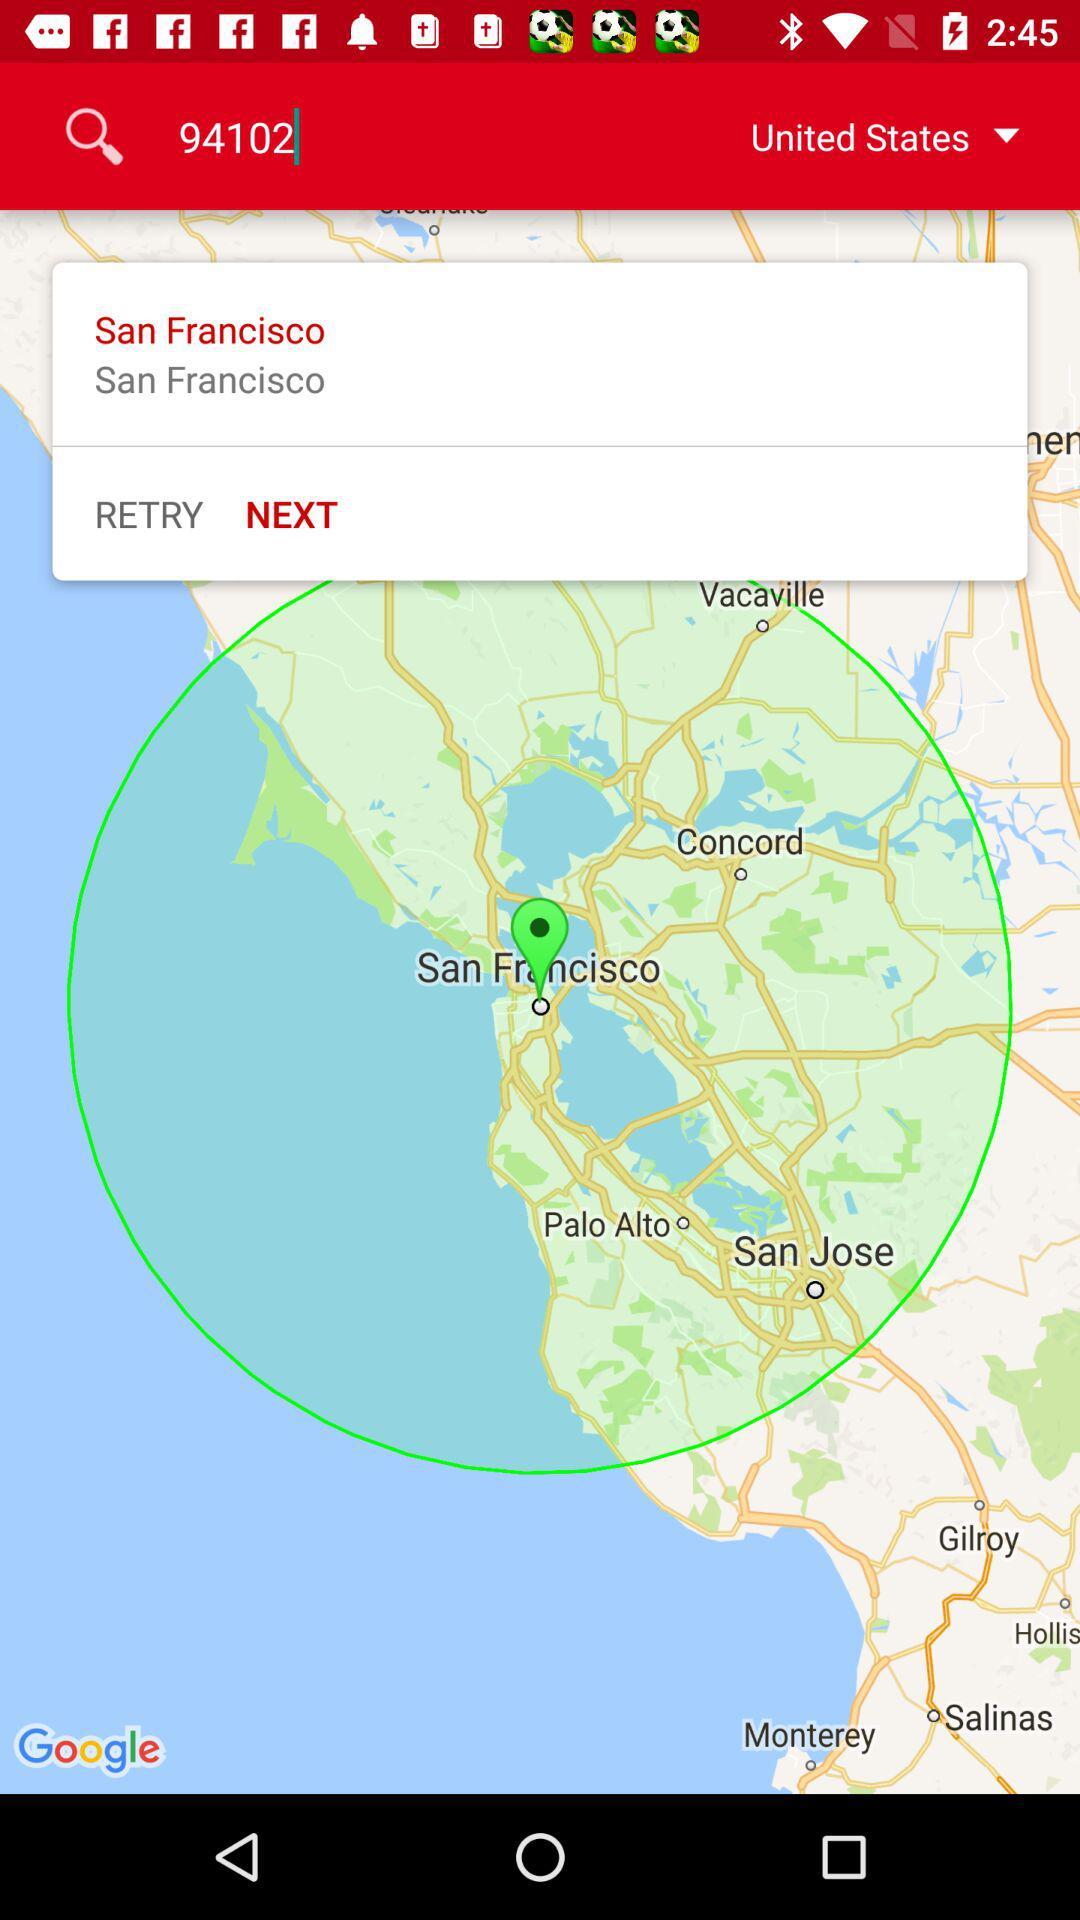 The height and width of the screenshot is (1920, 1080). Describe the element at coordinates (407, 135) in the screenshot. I see `the 94102` at that location.